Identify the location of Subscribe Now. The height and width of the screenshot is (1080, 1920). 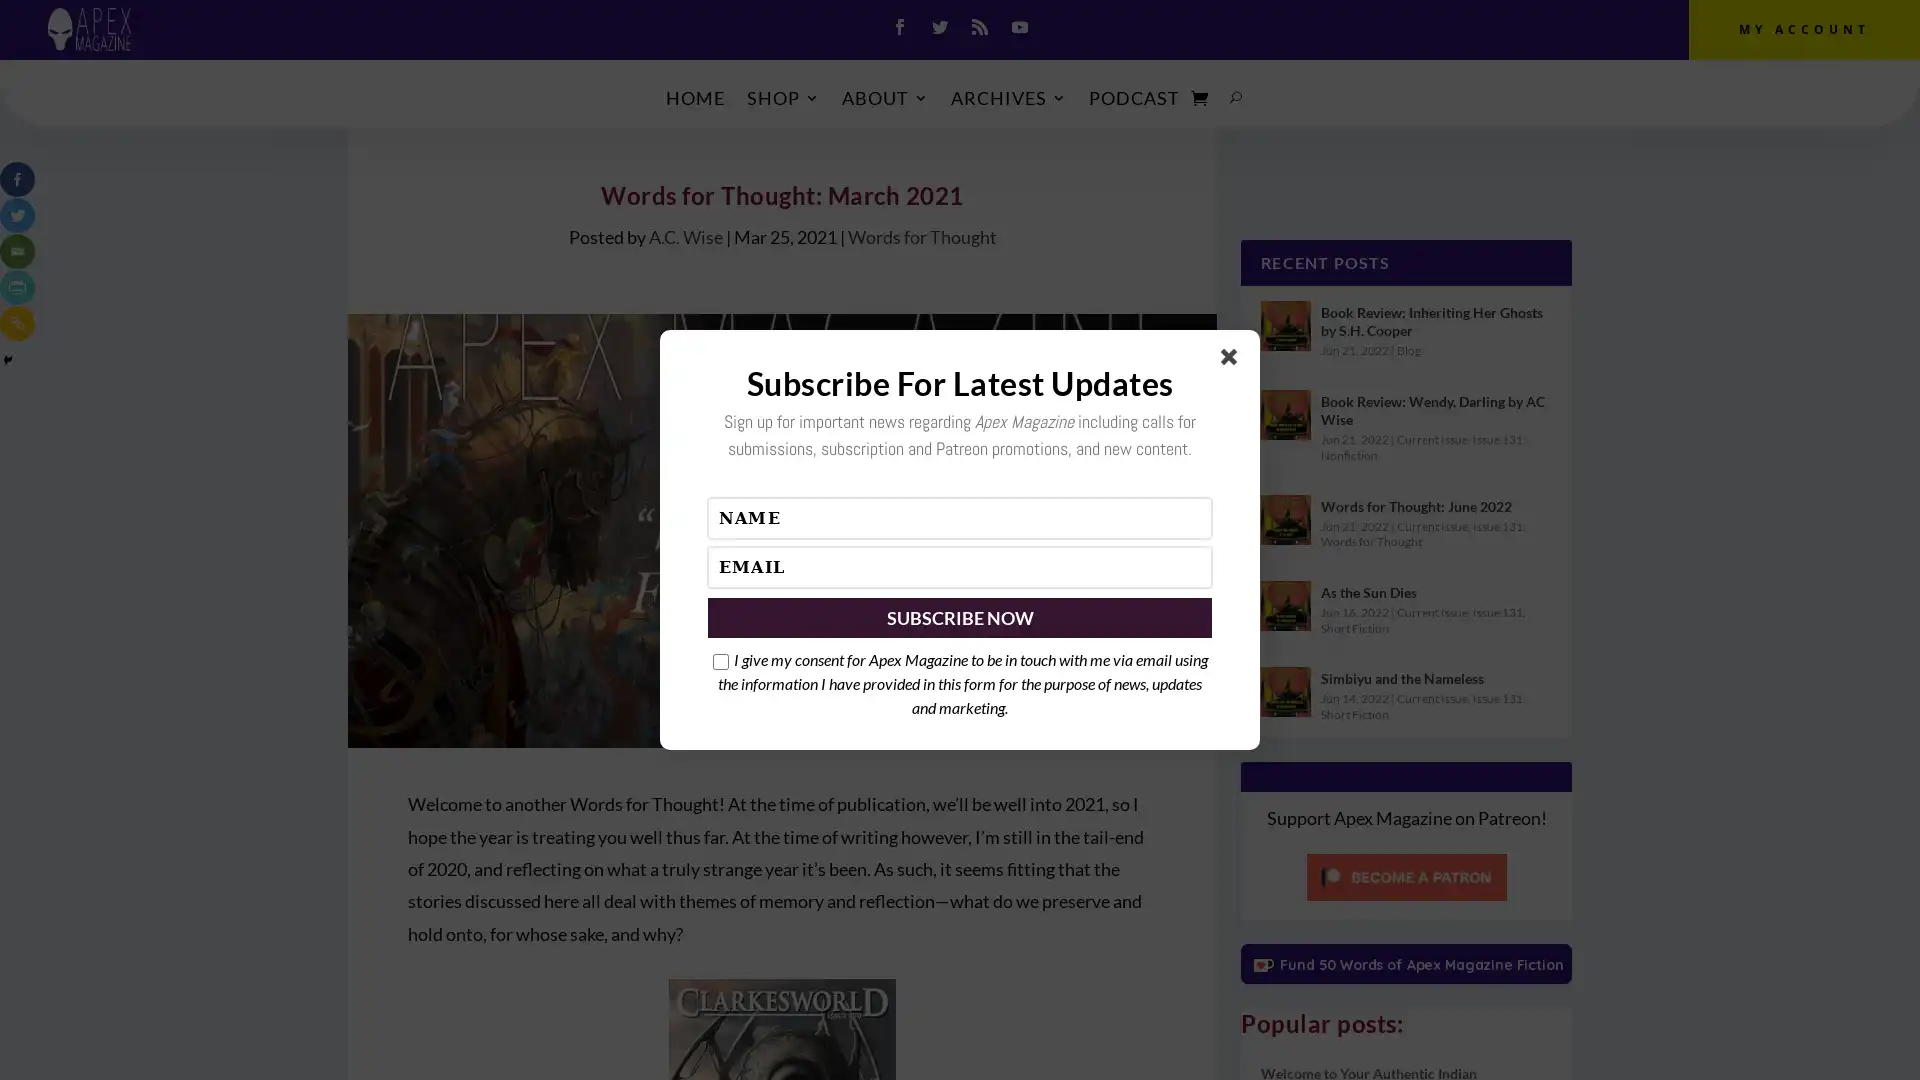
(960, 616).